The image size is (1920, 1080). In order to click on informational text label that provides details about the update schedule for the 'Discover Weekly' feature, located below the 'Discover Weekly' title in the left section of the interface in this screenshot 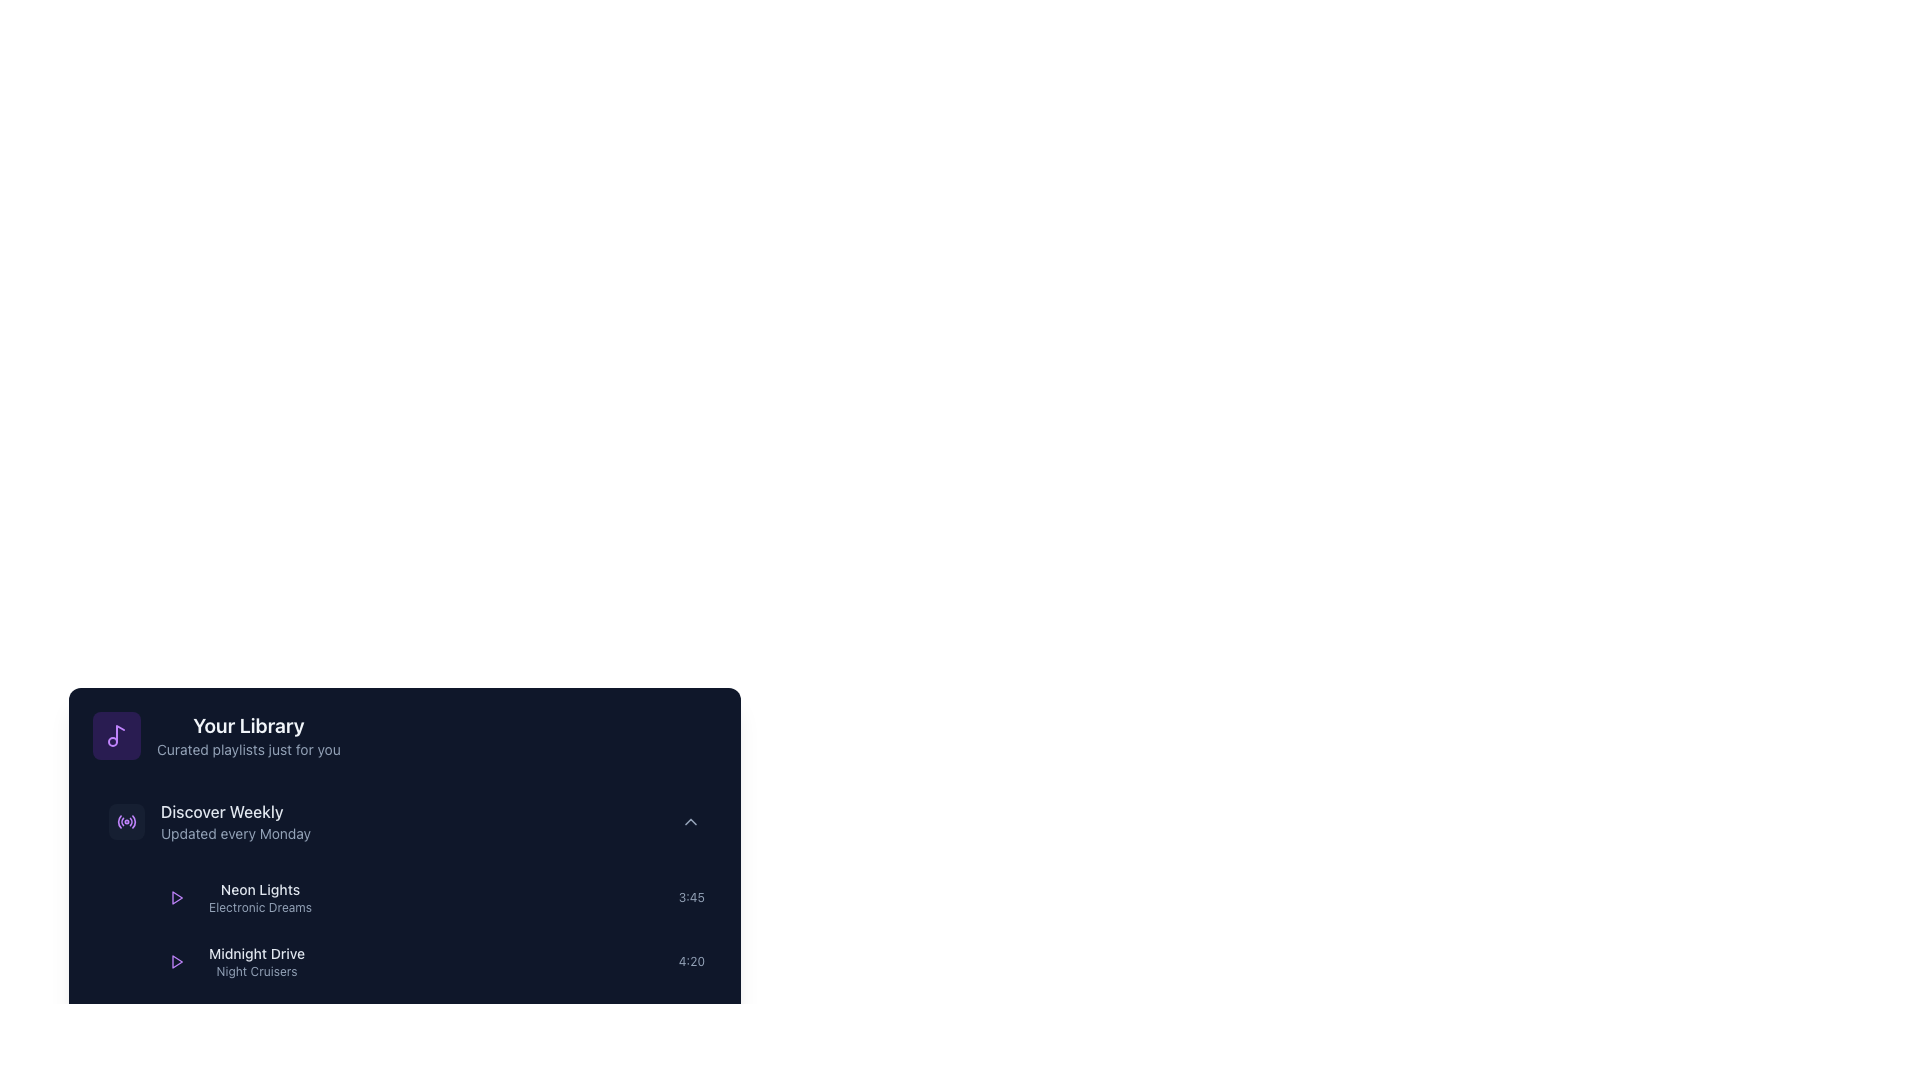, I will do `click(236, 833)`.